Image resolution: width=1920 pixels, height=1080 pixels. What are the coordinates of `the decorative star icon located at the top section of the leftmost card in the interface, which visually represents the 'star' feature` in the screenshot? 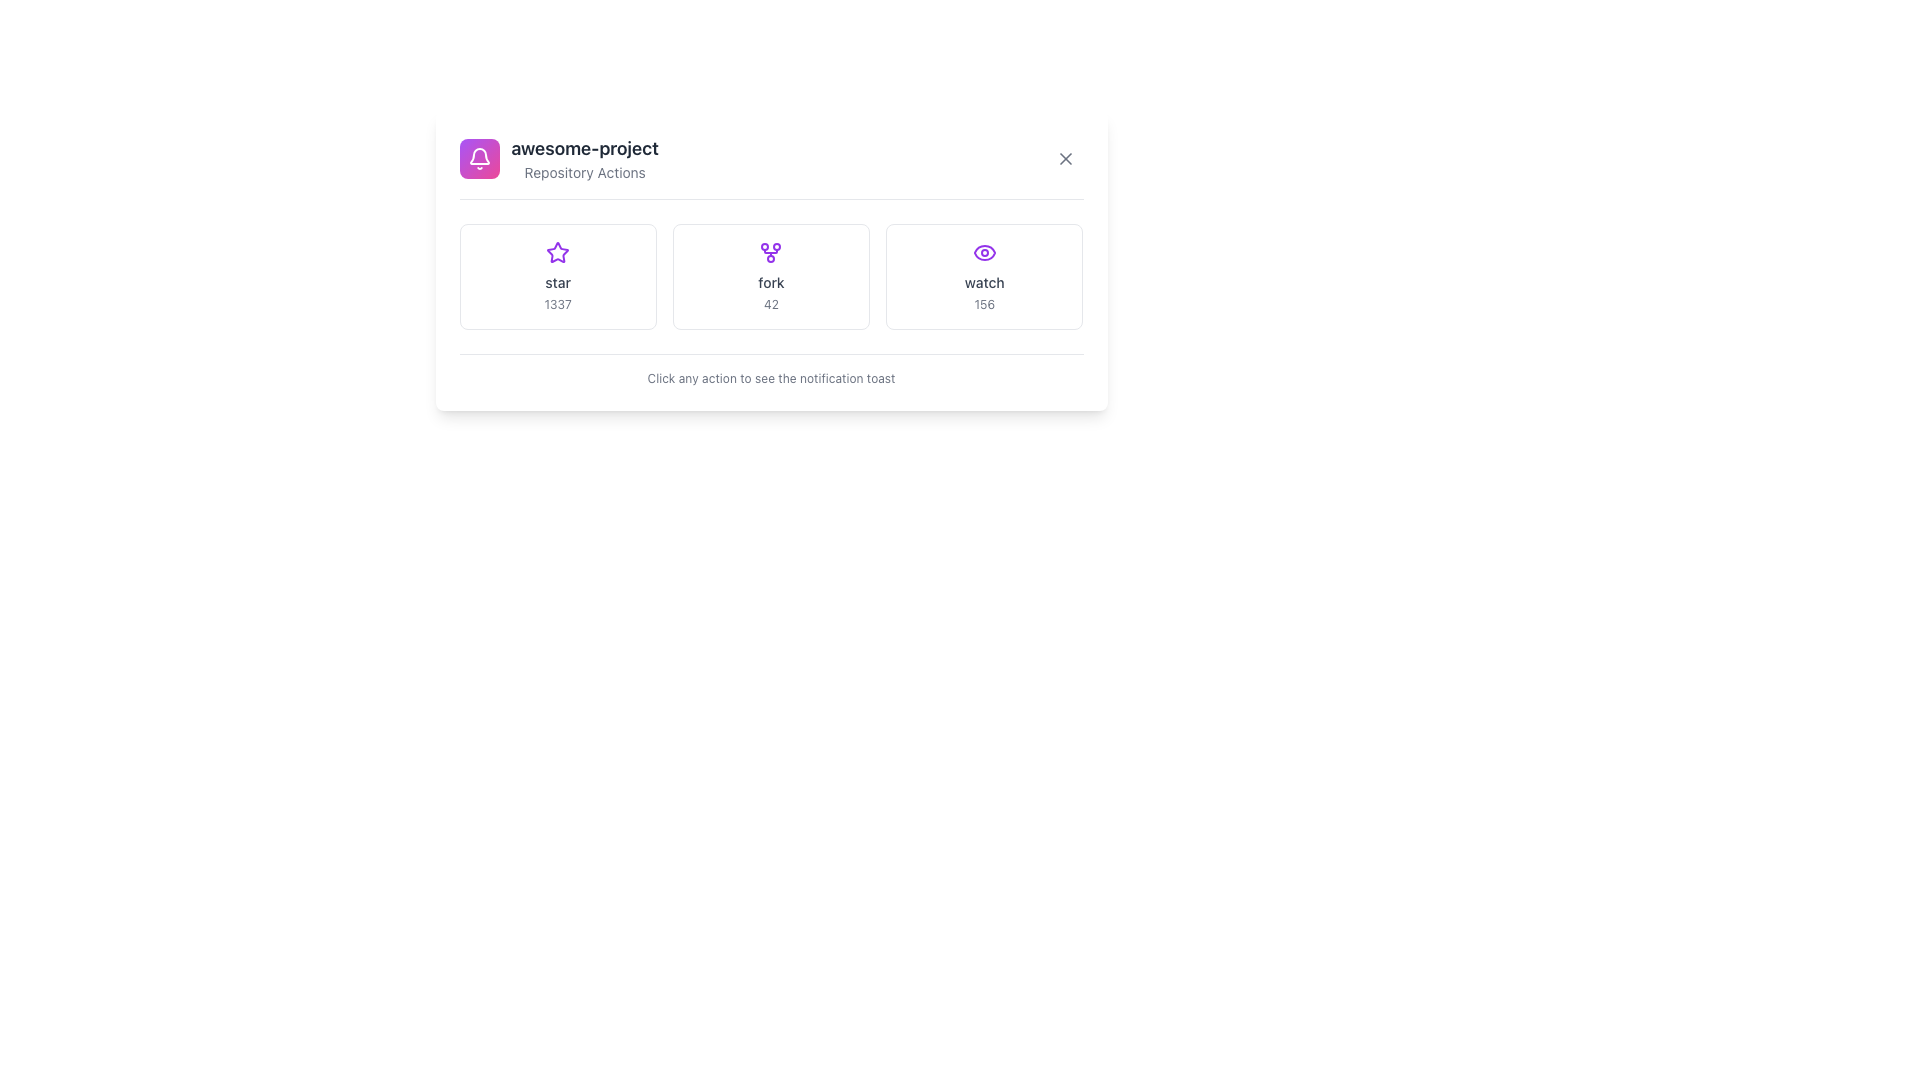 It's located at (558, 252).